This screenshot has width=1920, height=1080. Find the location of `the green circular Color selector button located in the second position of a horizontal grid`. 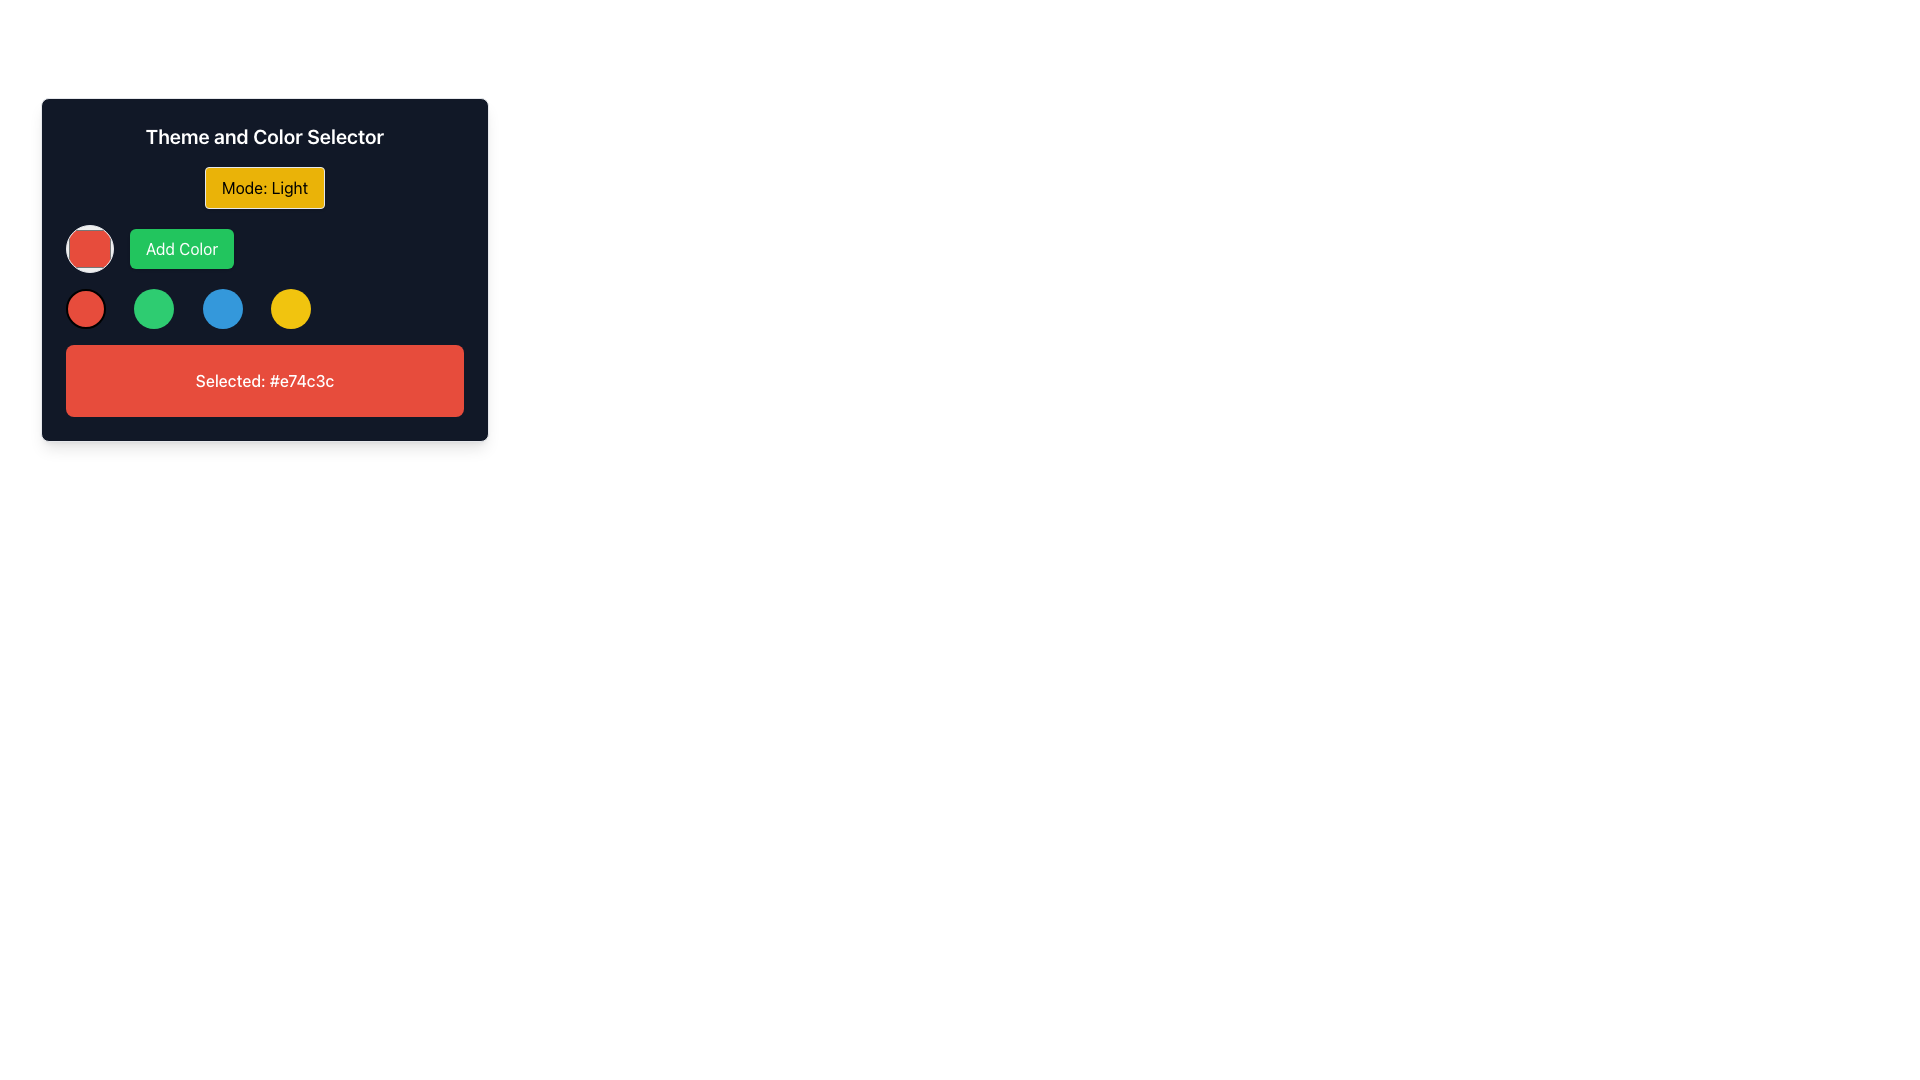

the green circular Color selector button located in the second position of a horizontal grid is located at coordinates (153, 308).